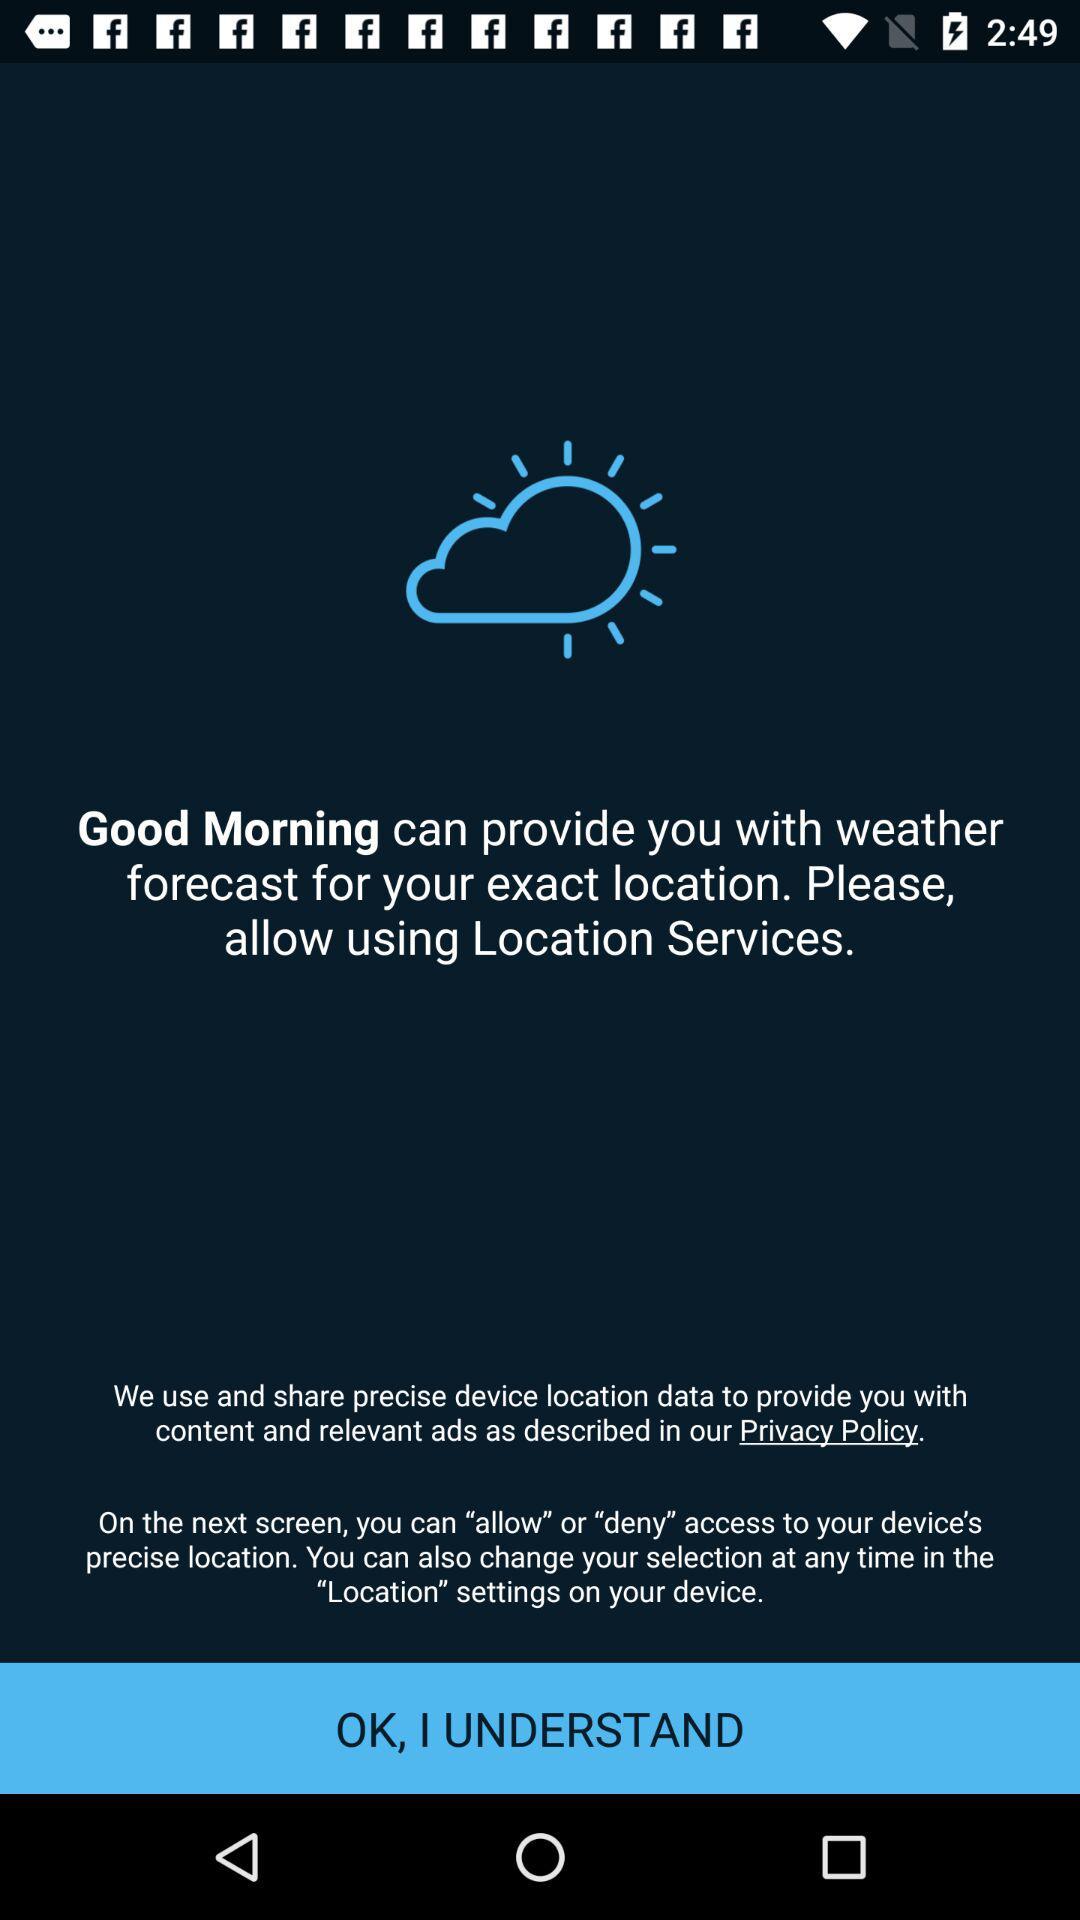 The width and height of the screenshot is (1080, 1920). Describe the element at coordinates (540, 1727) in the screenshot. I see `item below on the next item` at that location.